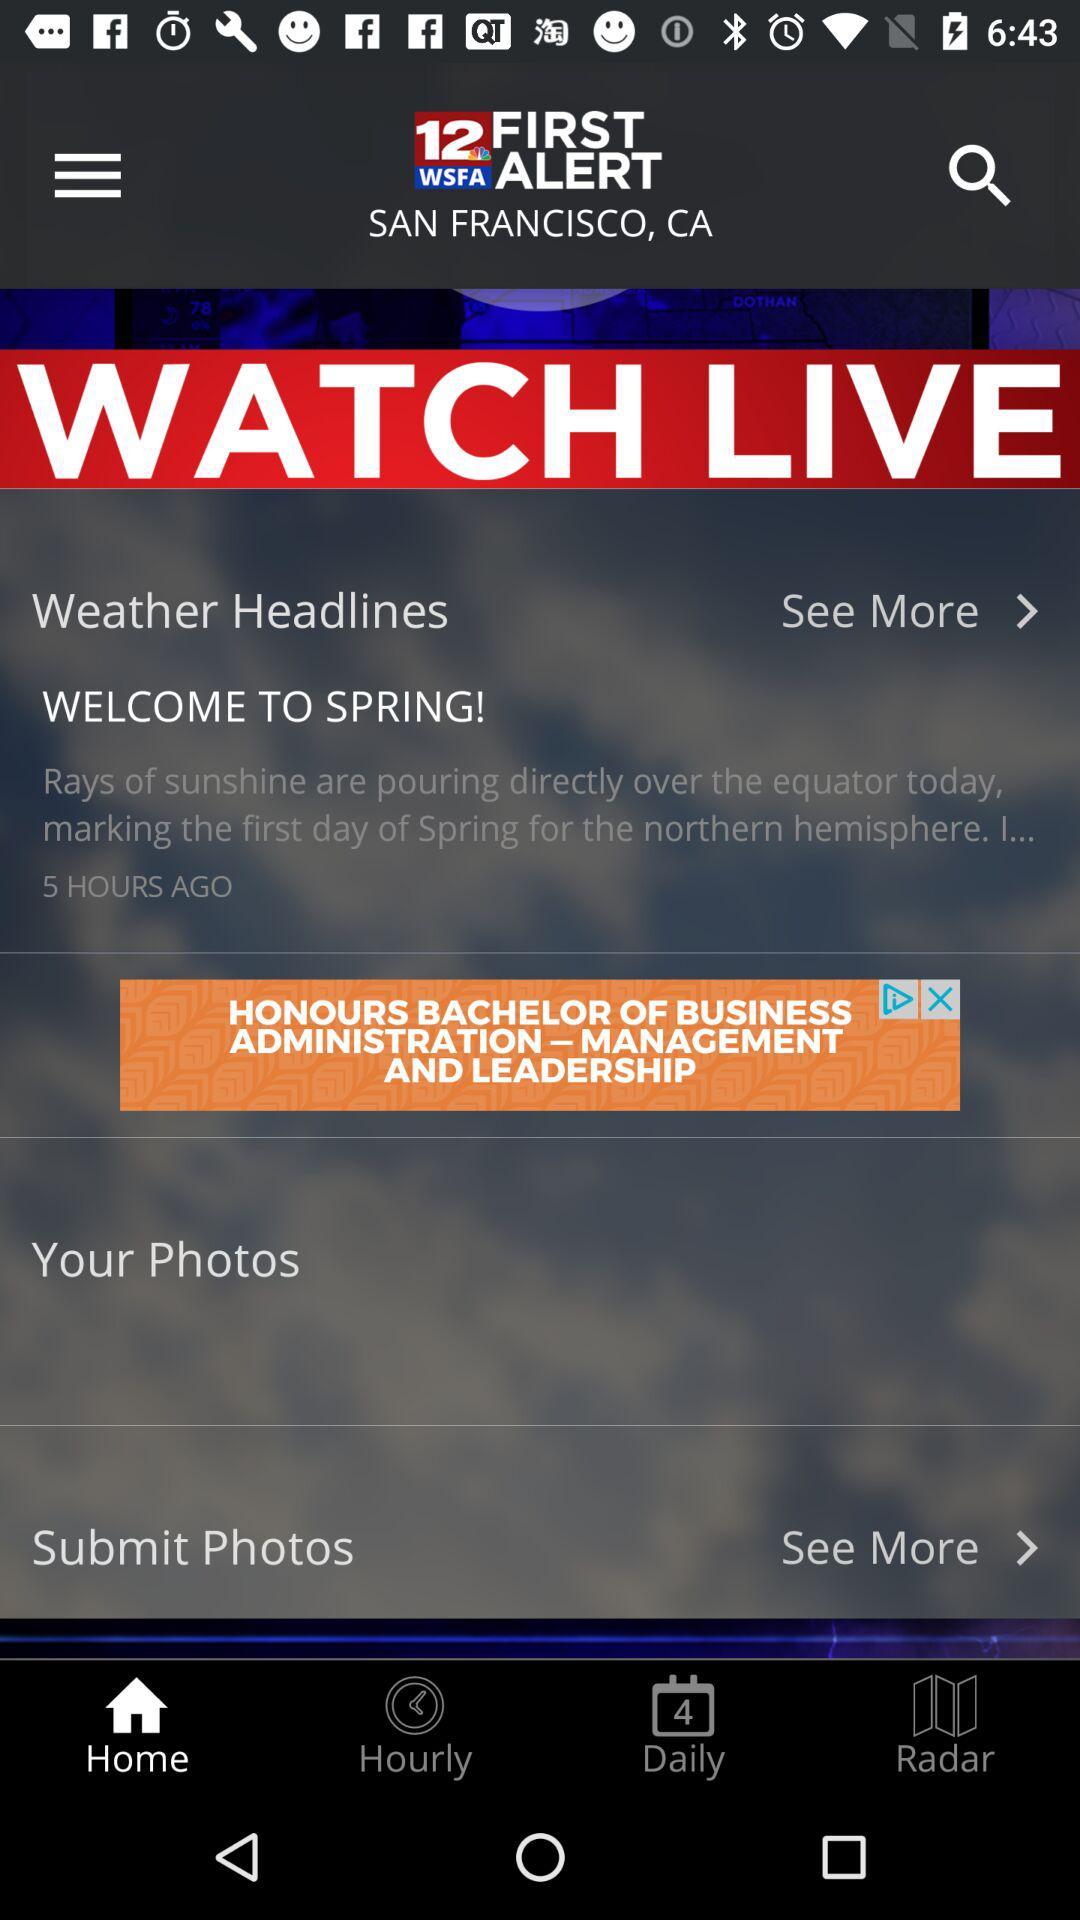 This screenshot has width=1080, height=1920. Describe the element at coordinates (413, 1726) in the screenshot. I see `the item to the right of the home item` at that location.